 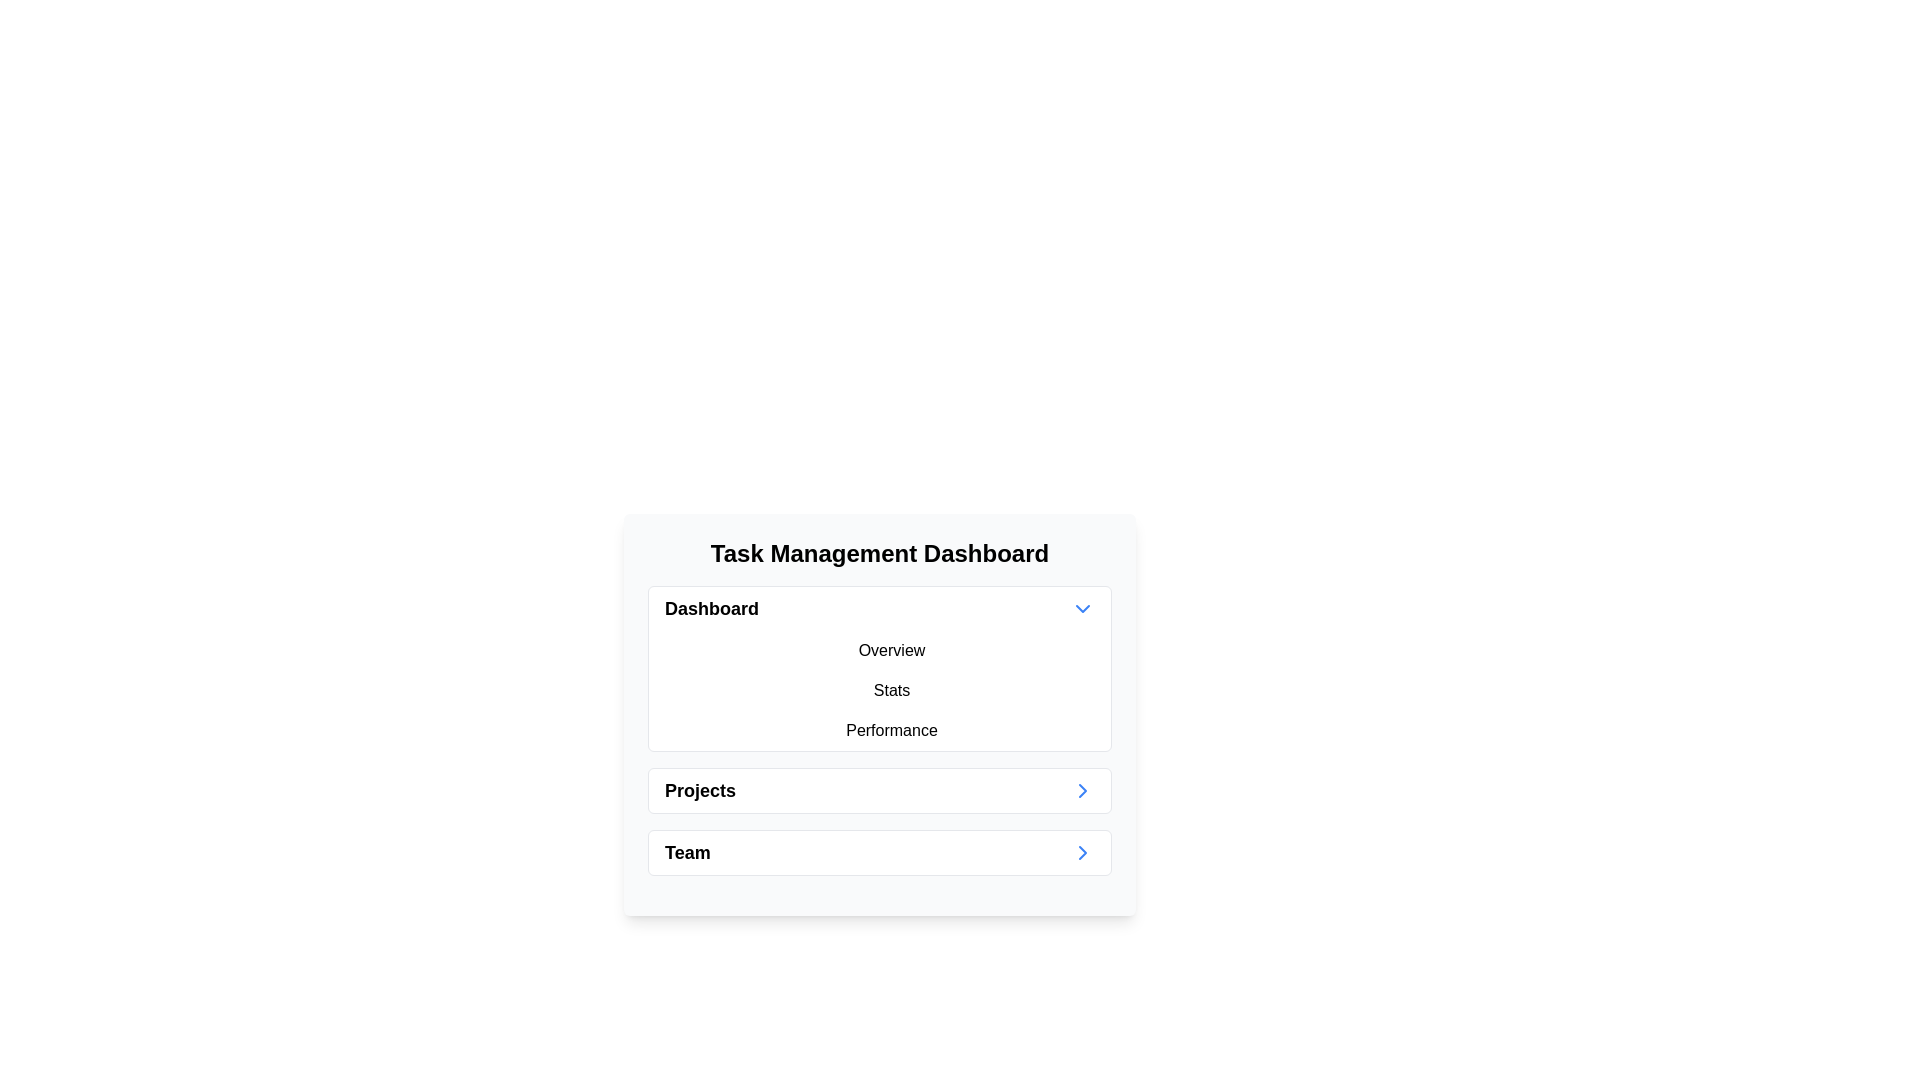 I want to click on the 'Projects' button located as the second item, so click(x=879, y=789).